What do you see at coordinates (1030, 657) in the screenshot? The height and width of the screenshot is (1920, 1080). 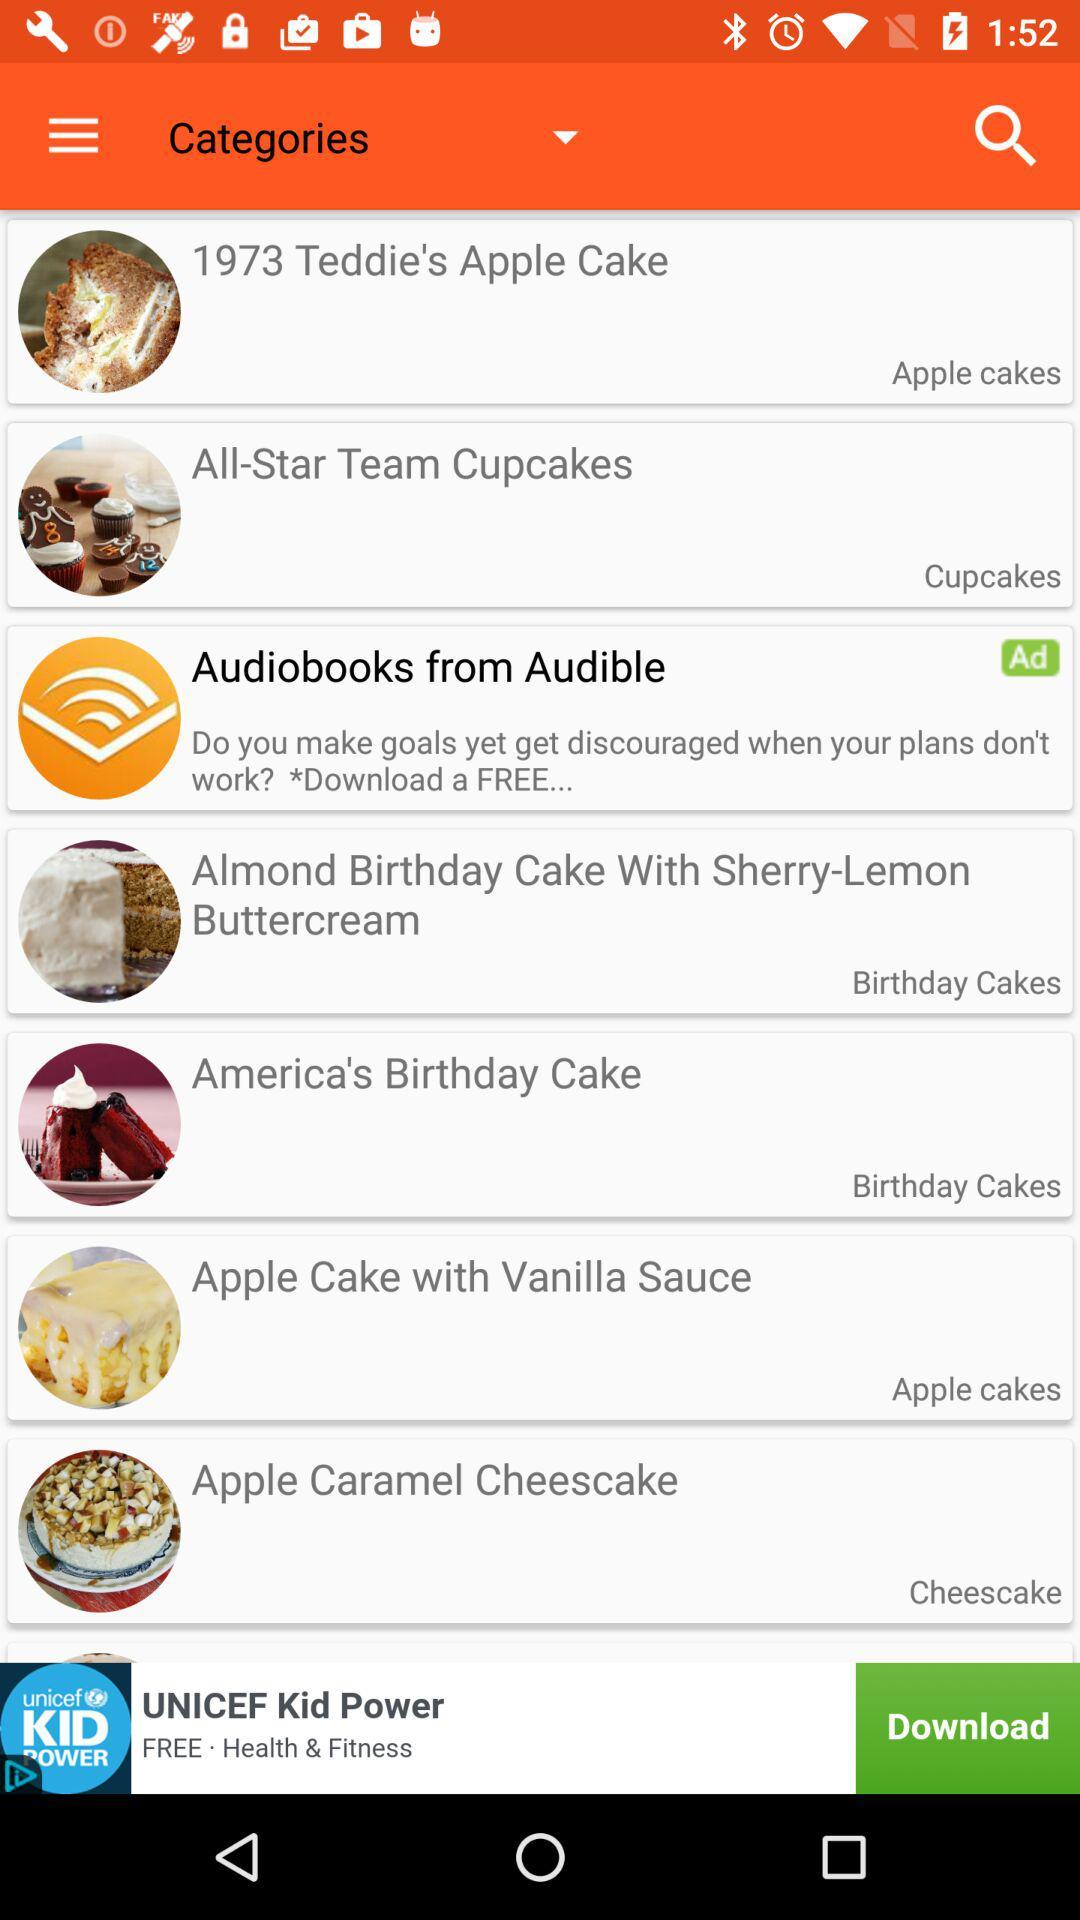 I see `the item below the cupcakes item` at bounding box center [1030, 657].